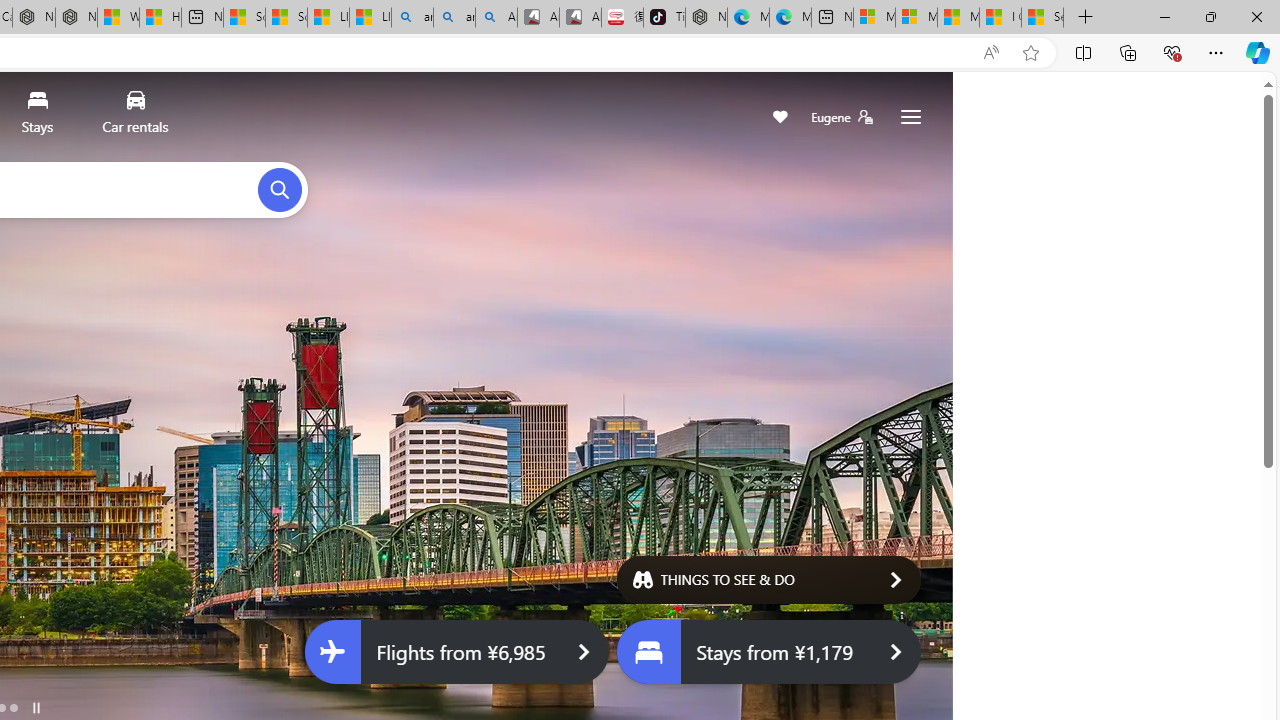 Image resolution: width=1280 pixels, height=720 pixels. What do you see at coordinates (1000, 17) in the screenshot?
I see `'I Gained 20 Pounds of Muscle in 30 Days! | Watch'` at bounding box center [1000, 17].